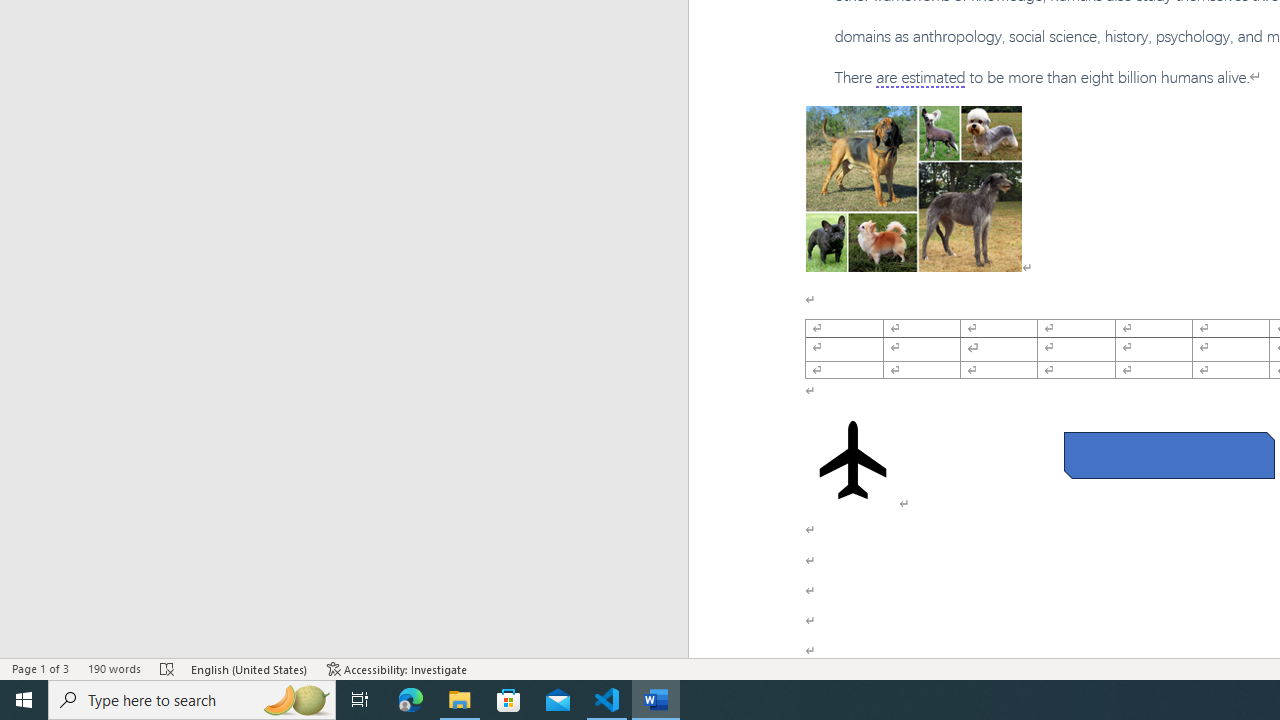 The width and height of the screenshot is (1280, 720). What do you see at coordinates (40, 669) in the screenshot?
I see `'Page Number Page 1 of 3'` at bounding box center [40, 669].